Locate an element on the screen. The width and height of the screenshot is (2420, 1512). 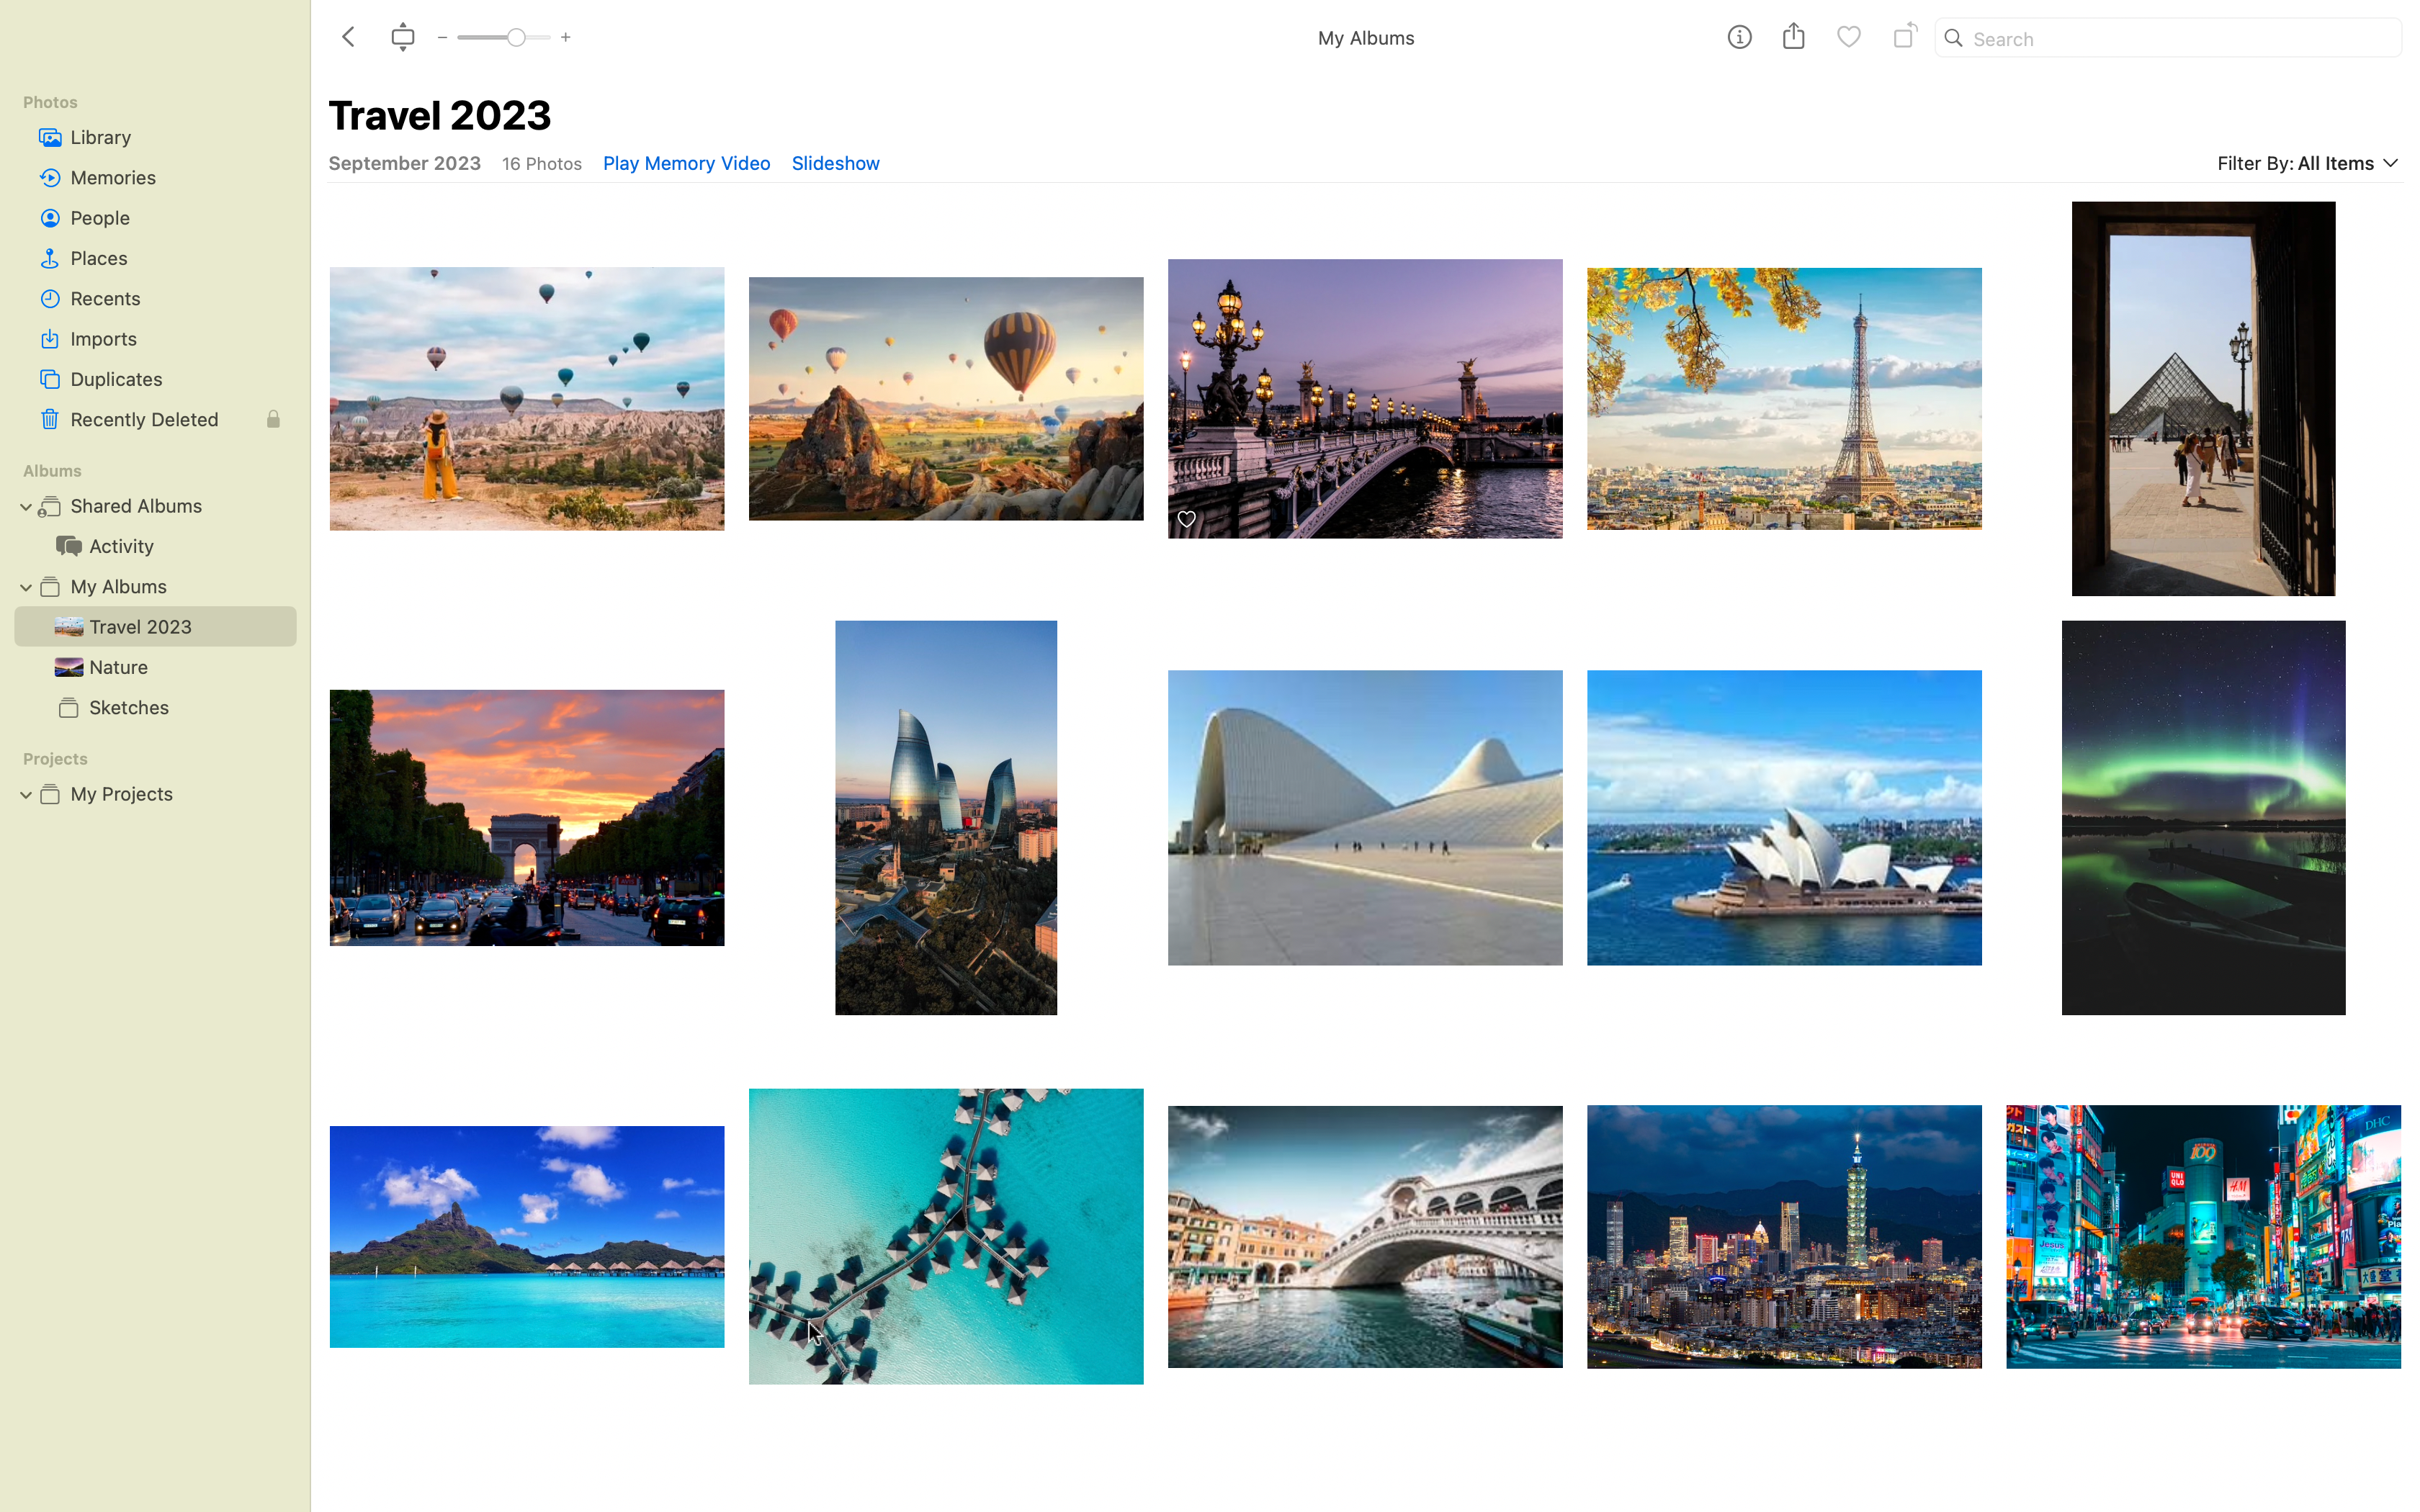
Rotate Eiffel Tower Picture twice is located at coordinates (1783, 387).